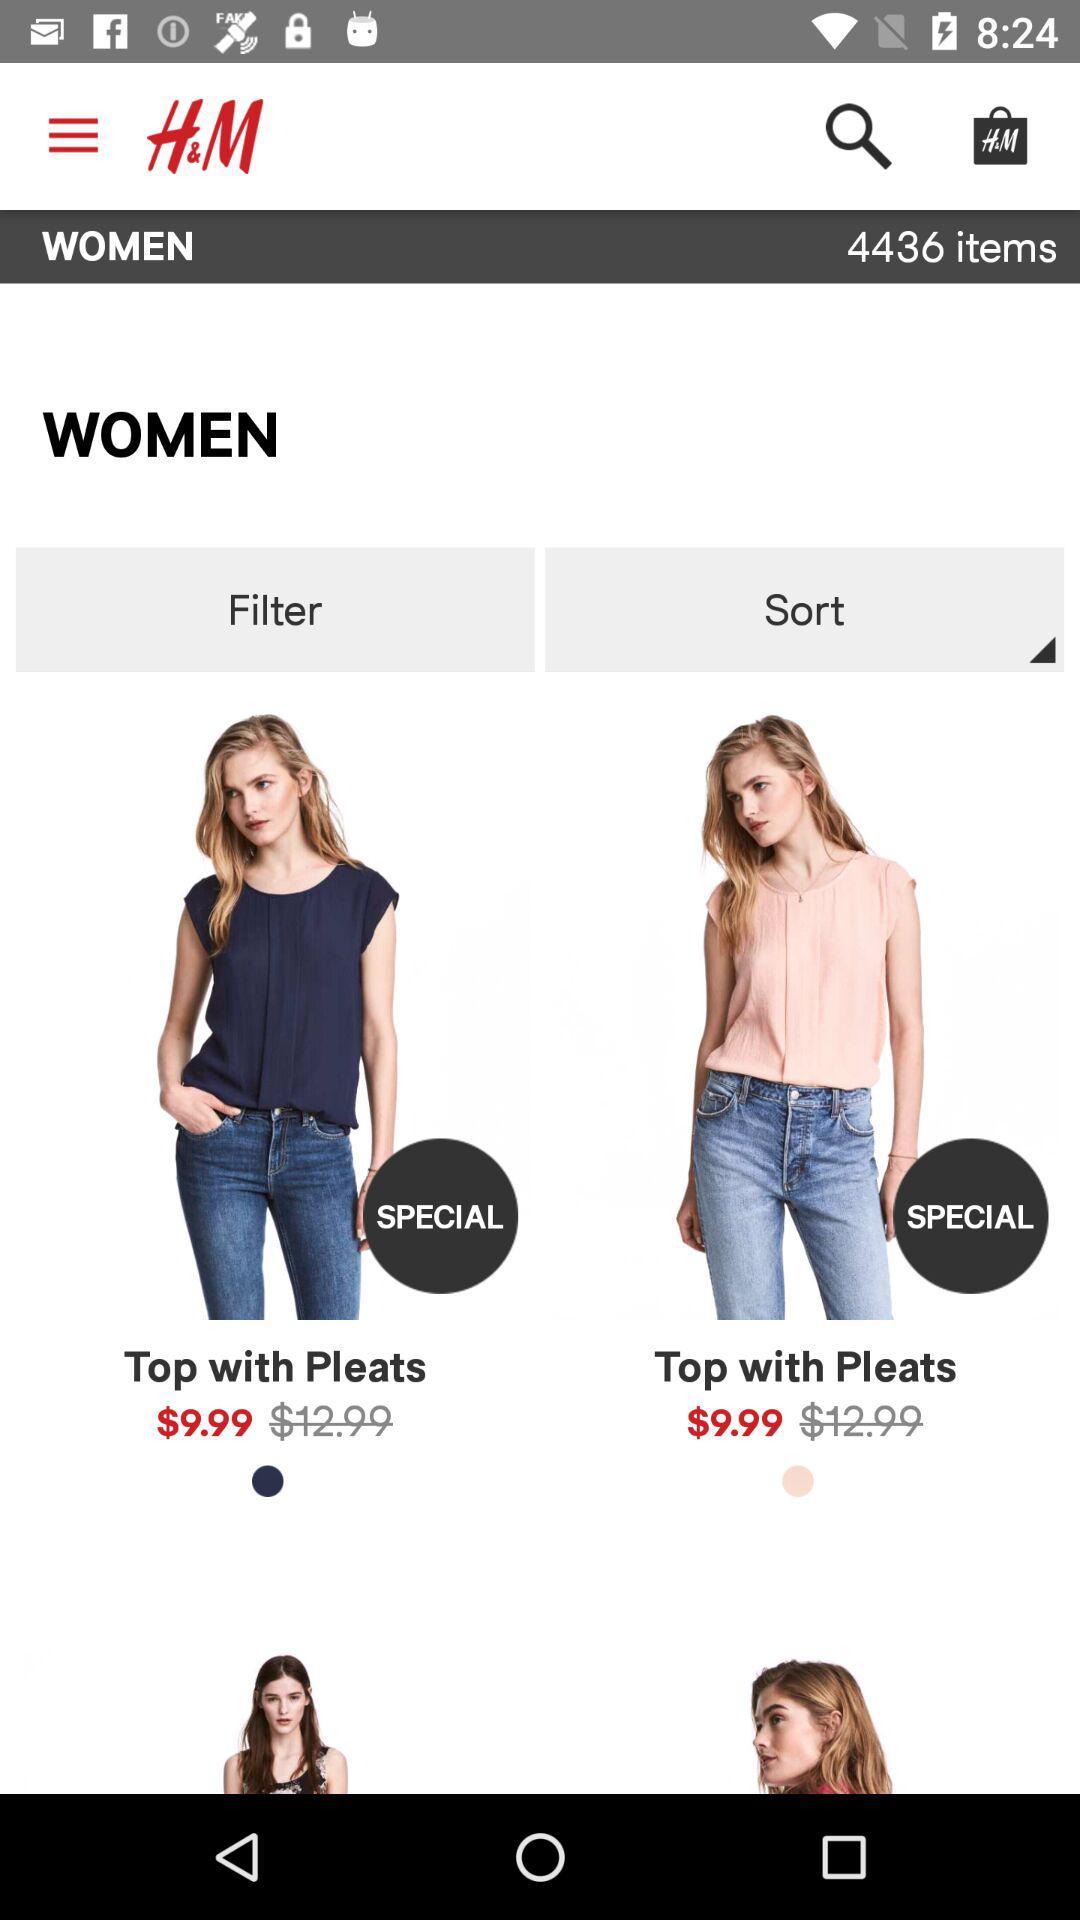 Image resolution: width=1080 pixels, height=1920 pixels. I want to click on the icon above women, so click(205, 135).